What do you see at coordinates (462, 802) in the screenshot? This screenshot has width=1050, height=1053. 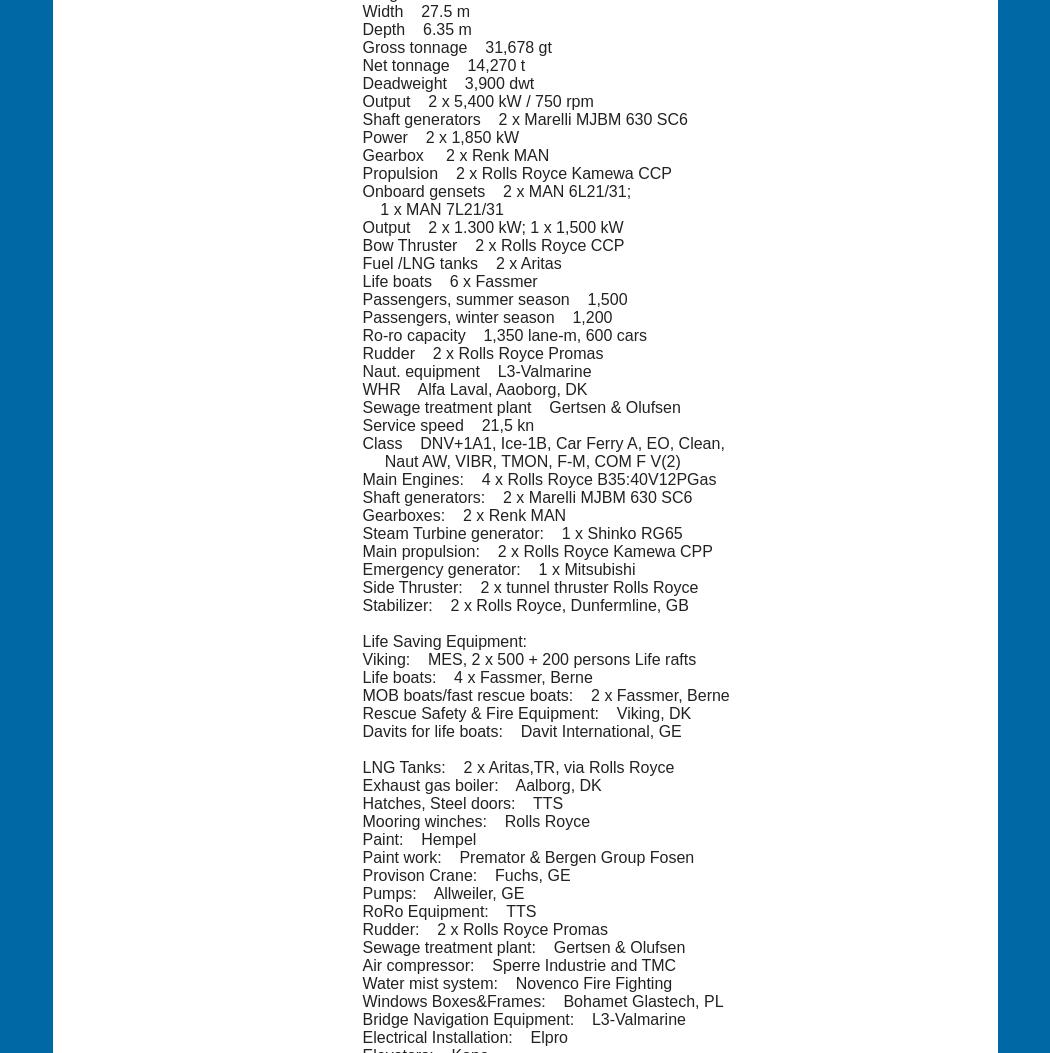 I see `'Hatches, Steel doors:    TTS'` at bounding box center [462, 802].